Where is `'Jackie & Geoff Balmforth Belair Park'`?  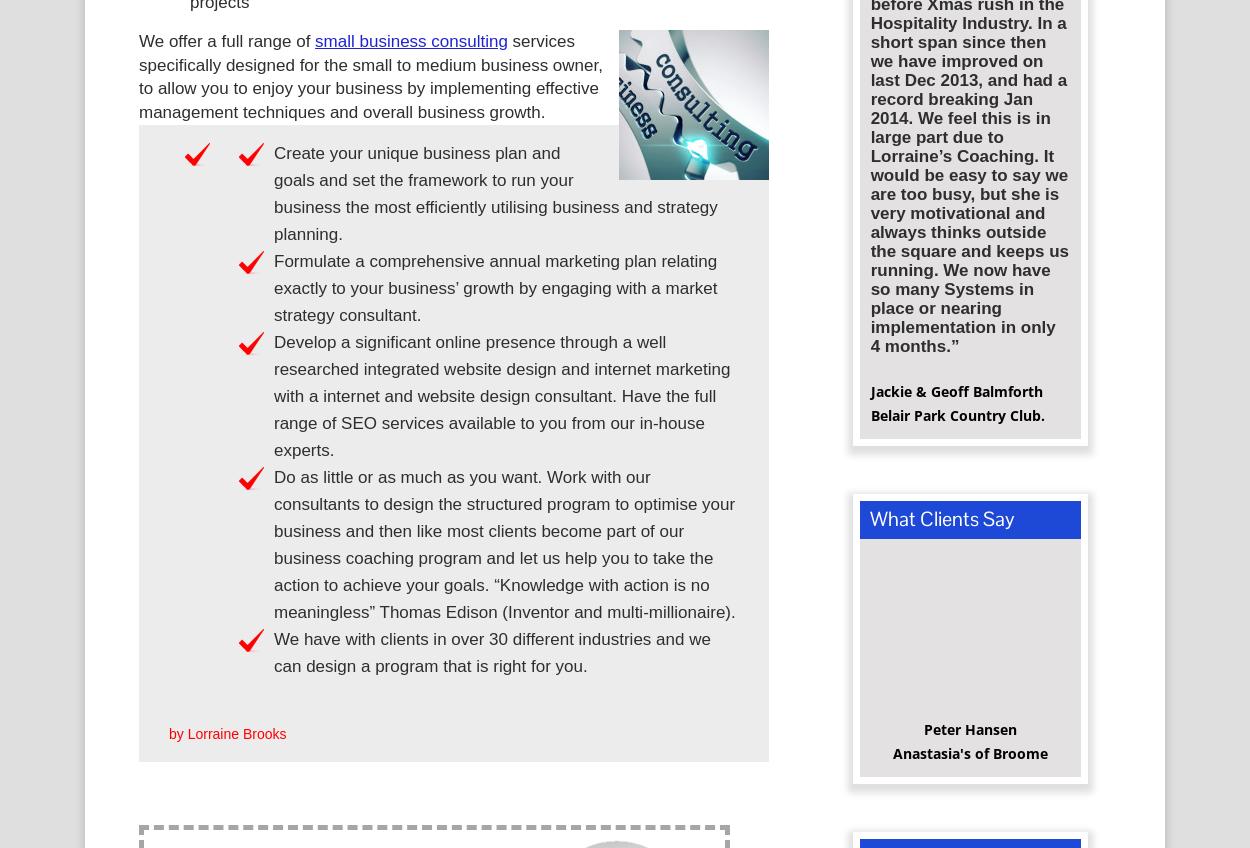
'Jackie & Geoff Balmforth Belair Park' is located at coordinates (955, 410).